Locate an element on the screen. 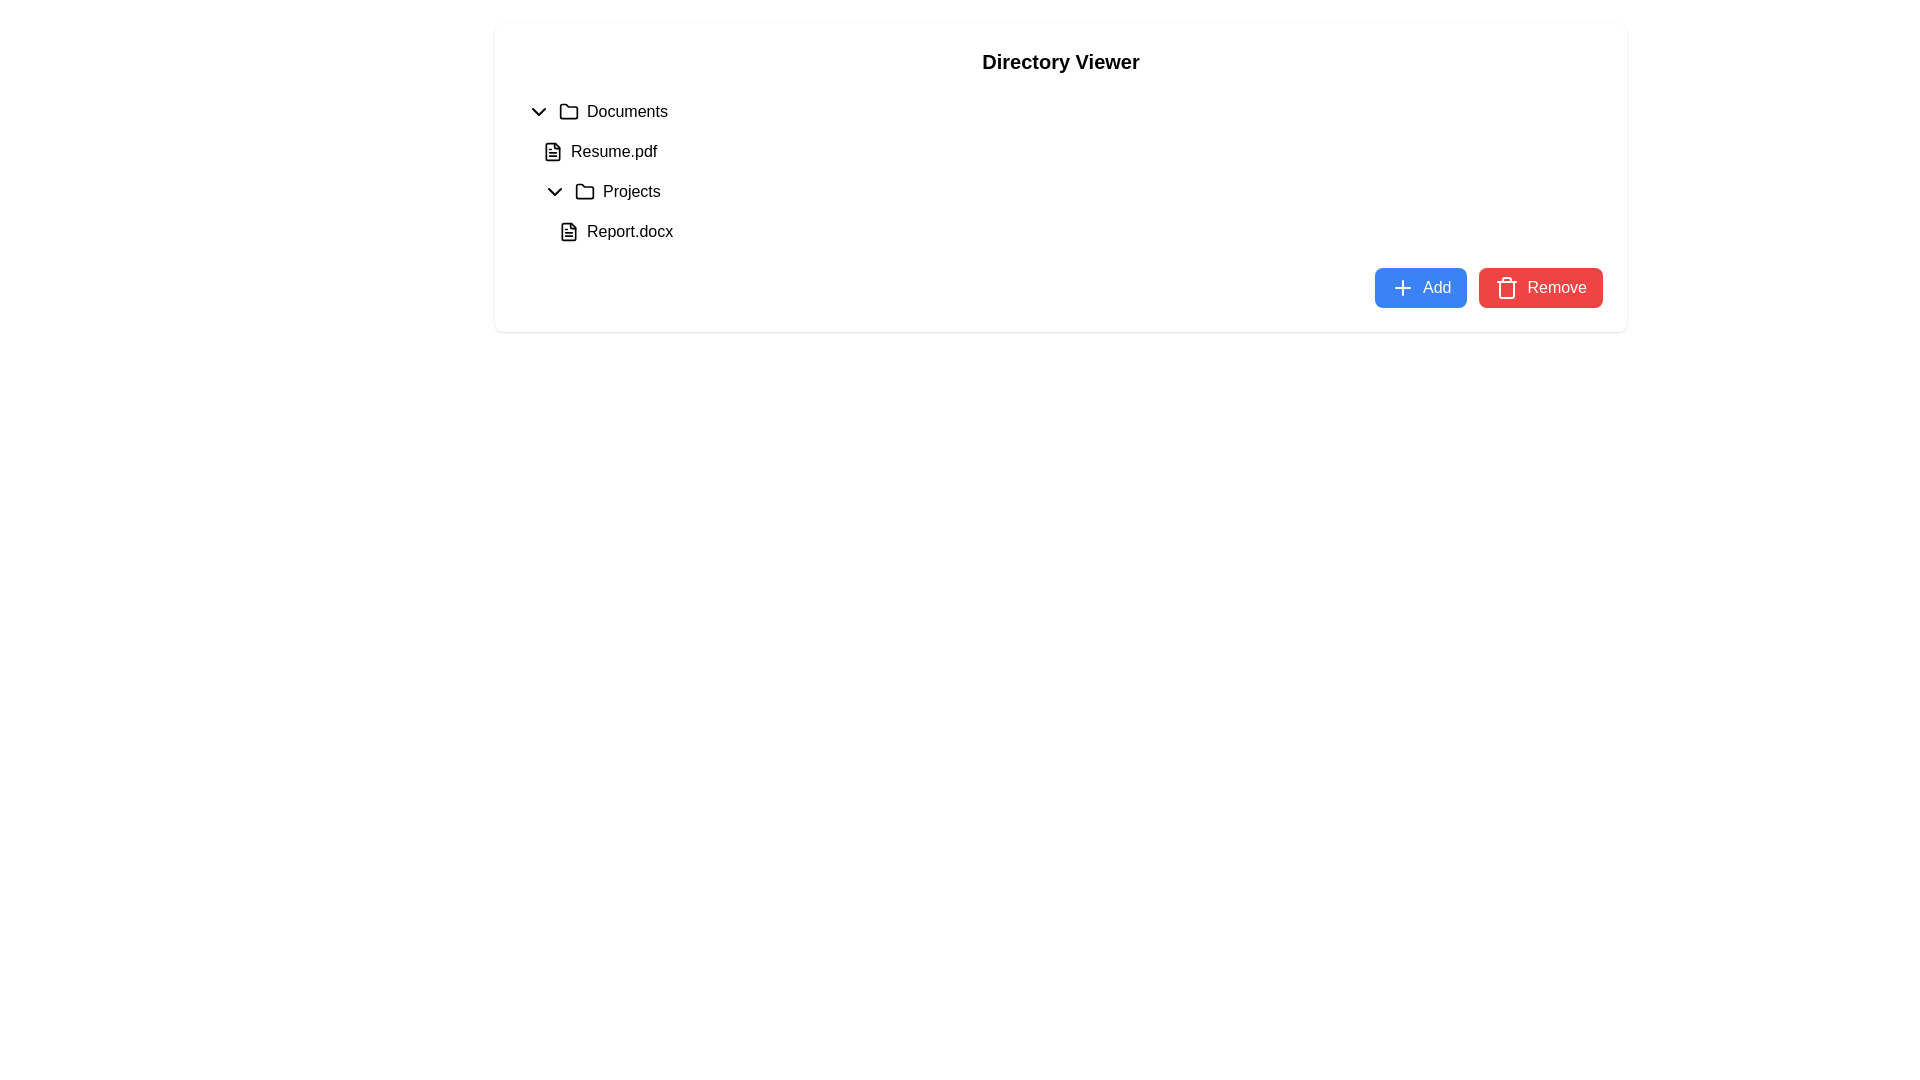  the text label indicating the file named 'Resume.pdf' in the file directory viewer is located at coordinates (613, 150).